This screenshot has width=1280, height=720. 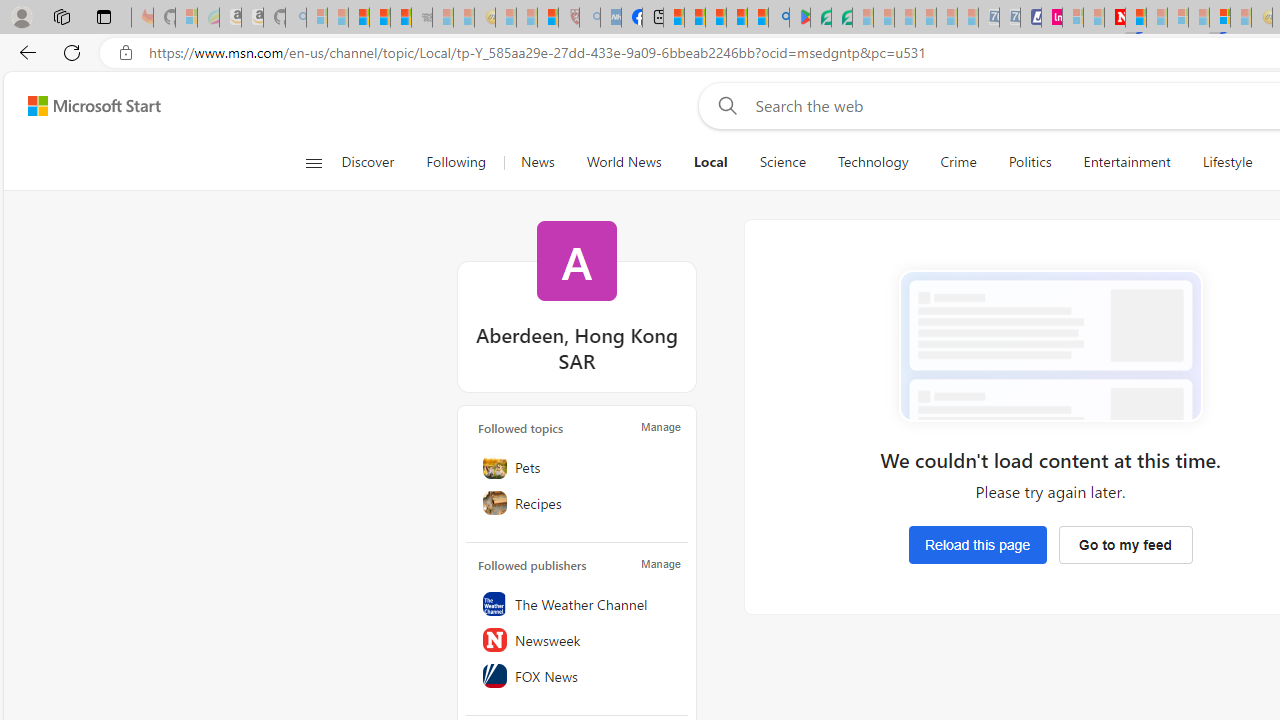 I want to click on 'Manage', so click(x=661, y=564).